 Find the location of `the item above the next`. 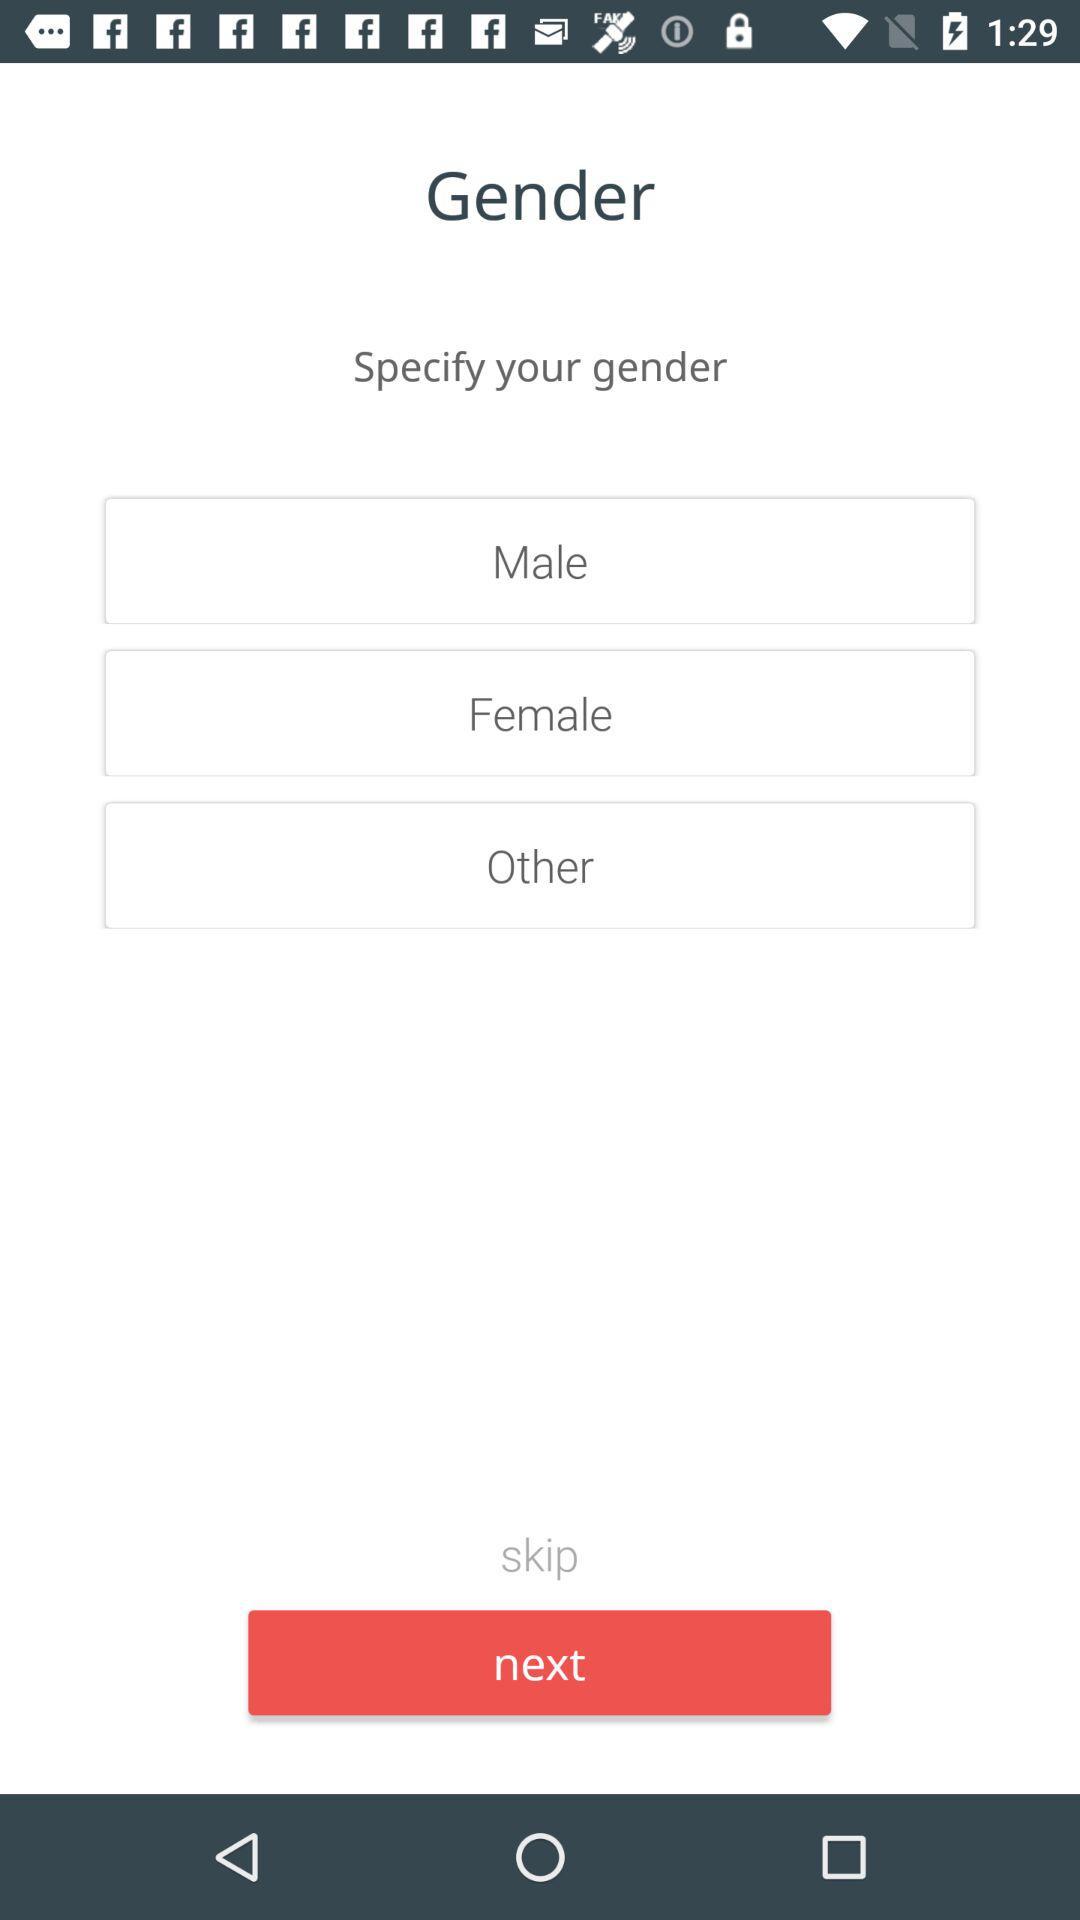

the item above the next is located at coordinates (538, 1552).